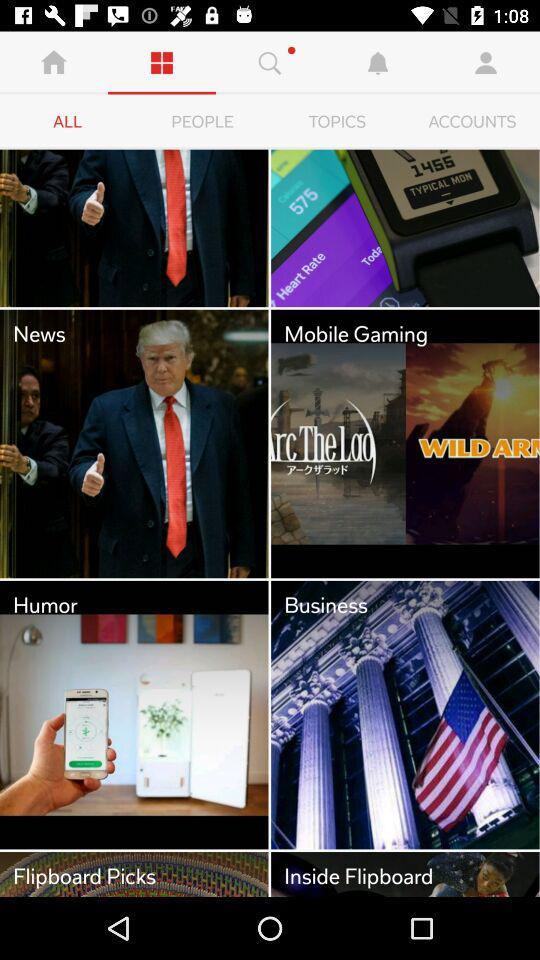 Image resolution: width=540 pixels, height=960 pixels. I want to click on the icon next to all item, so click(202, 121).